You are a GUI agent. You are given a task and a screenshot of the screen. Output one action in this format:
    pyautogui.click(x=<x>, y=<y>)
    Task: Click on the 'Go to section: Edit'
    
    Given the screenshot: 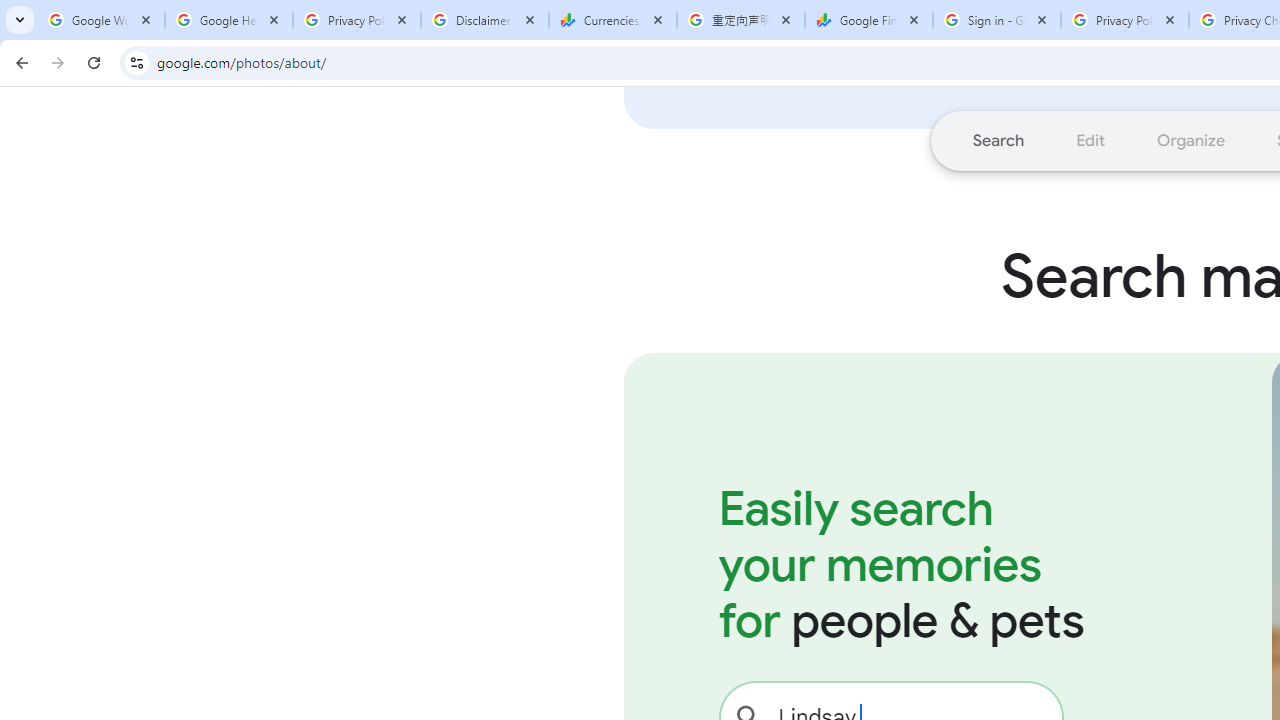 What is the action you would take?
    pyautogui.click(x=1089, y=139)
    